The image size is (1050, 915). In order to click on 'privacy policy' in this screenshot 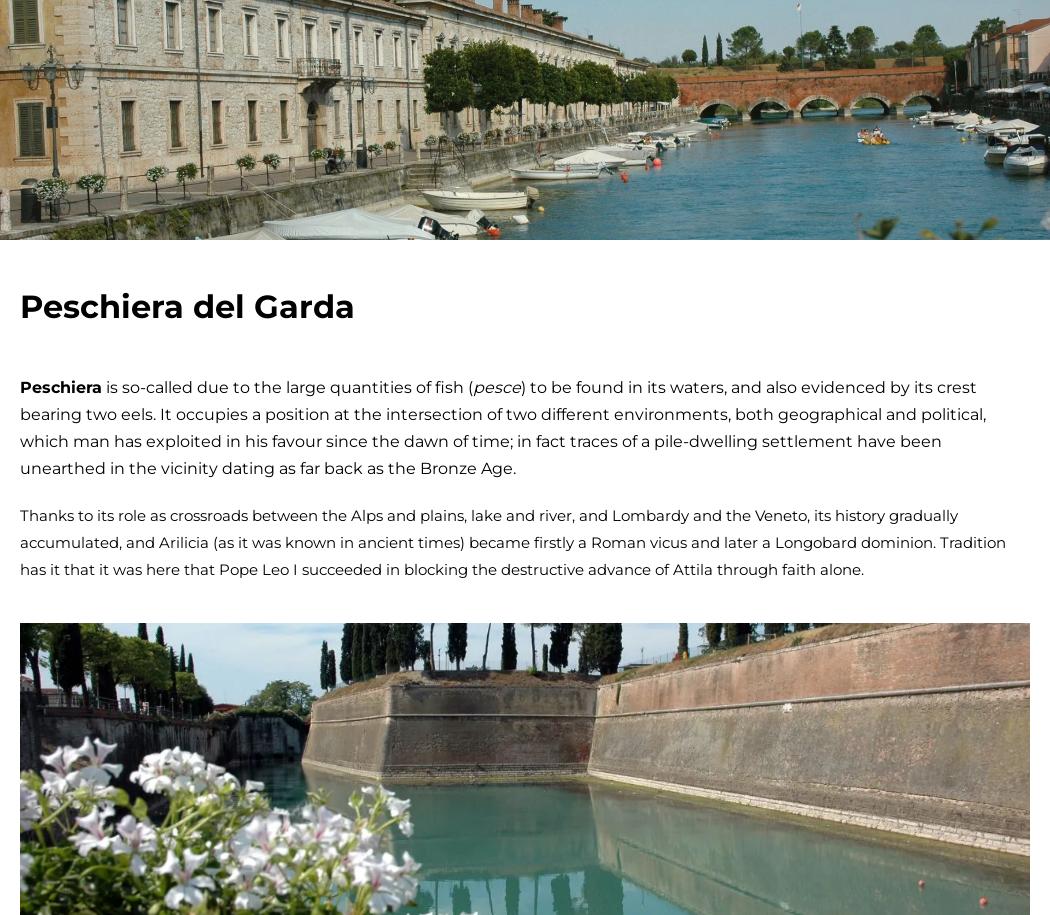, I will do `click(255, 328)`.